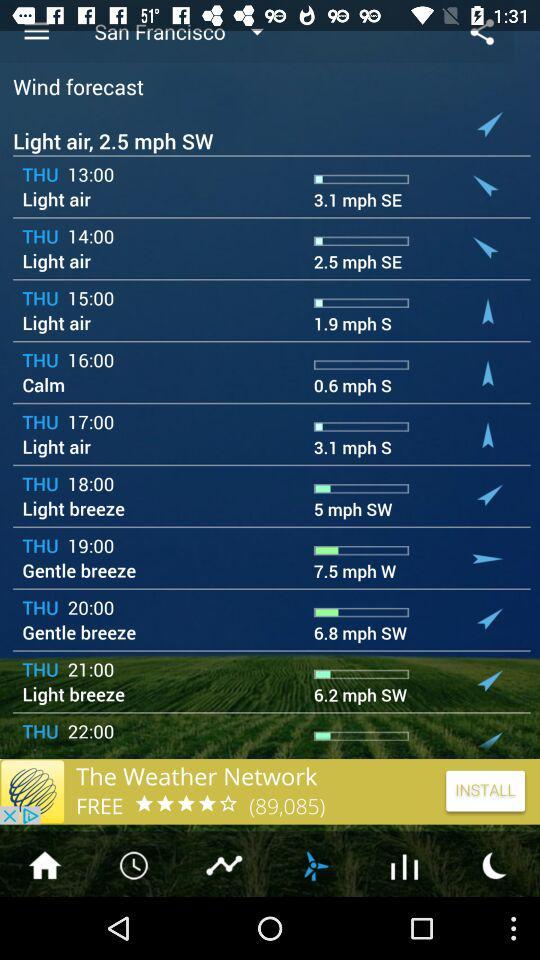  I want to click on the weather icon, so click(494, 925).